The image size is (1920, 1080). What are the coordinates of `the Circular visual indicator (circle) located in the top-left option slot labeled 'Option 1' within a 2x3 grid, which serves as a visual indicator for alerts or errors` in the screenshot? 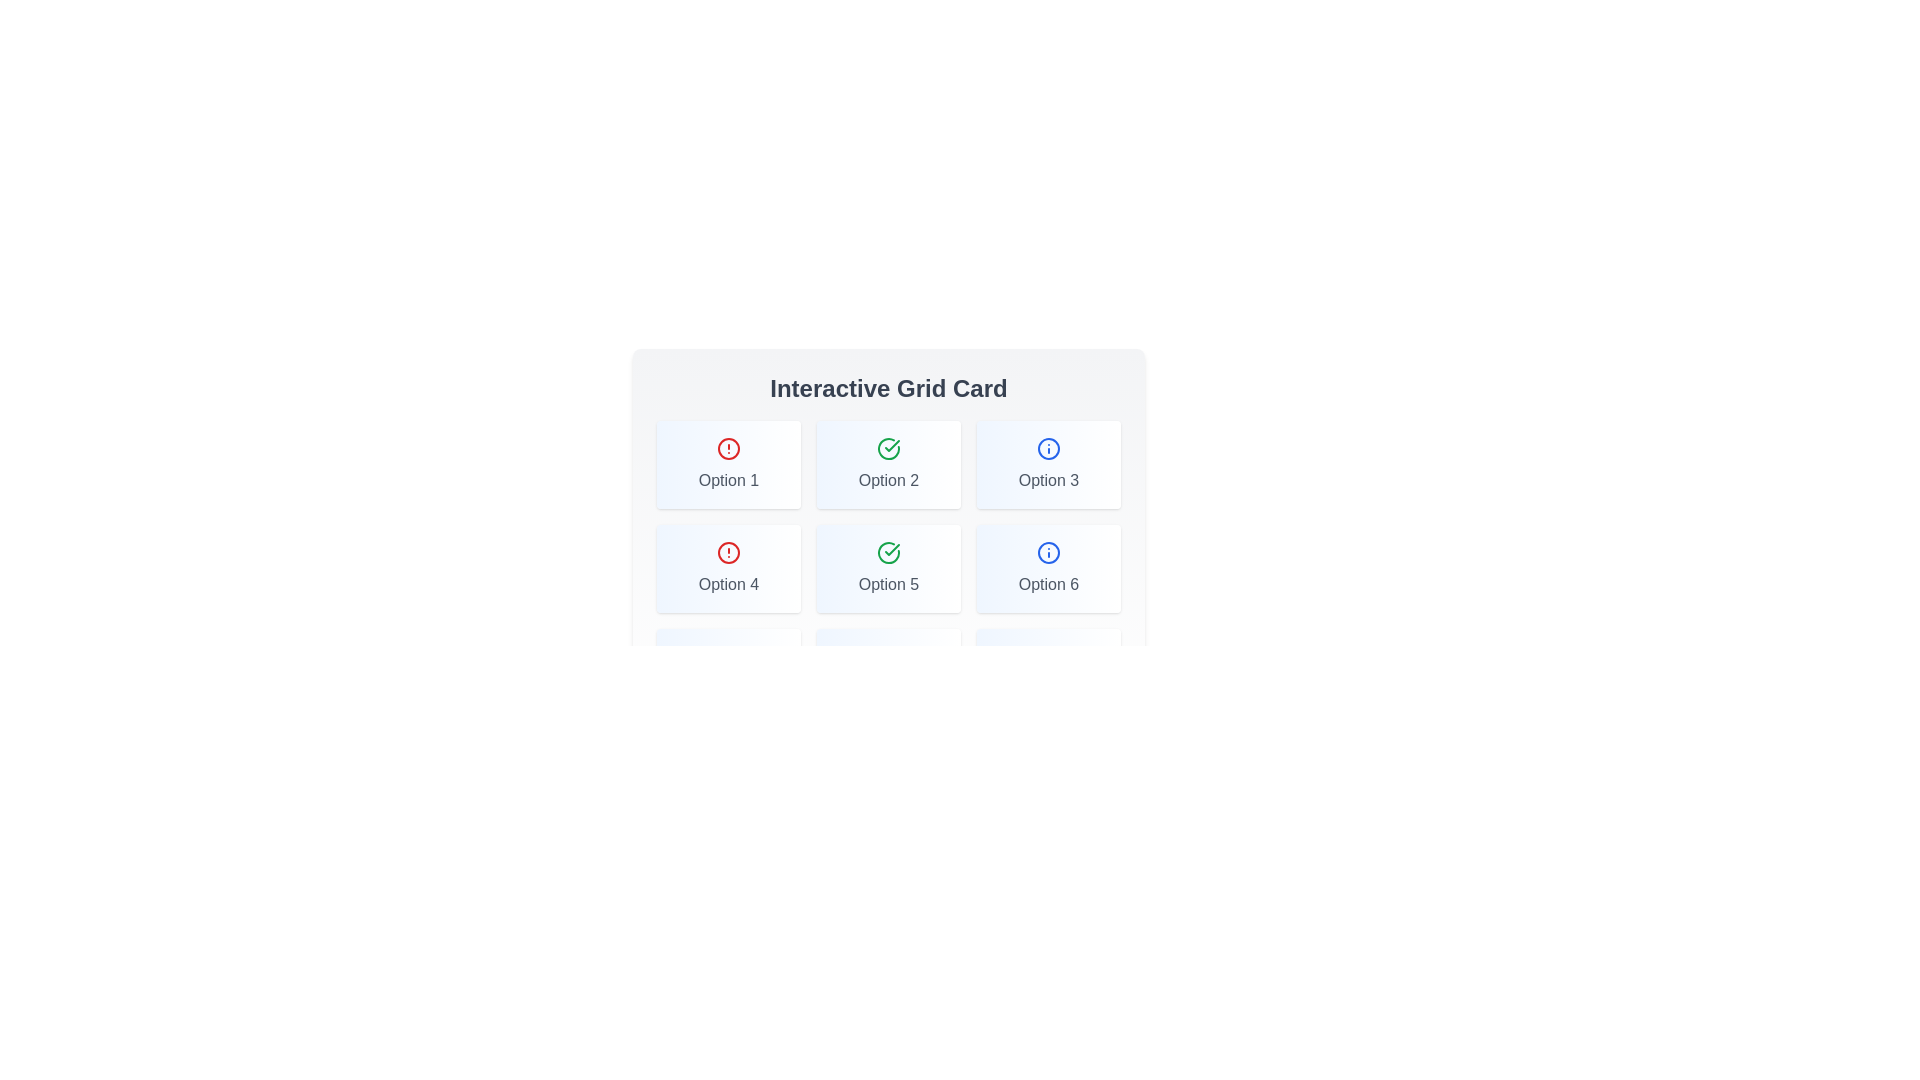 It's located at (728, 447).